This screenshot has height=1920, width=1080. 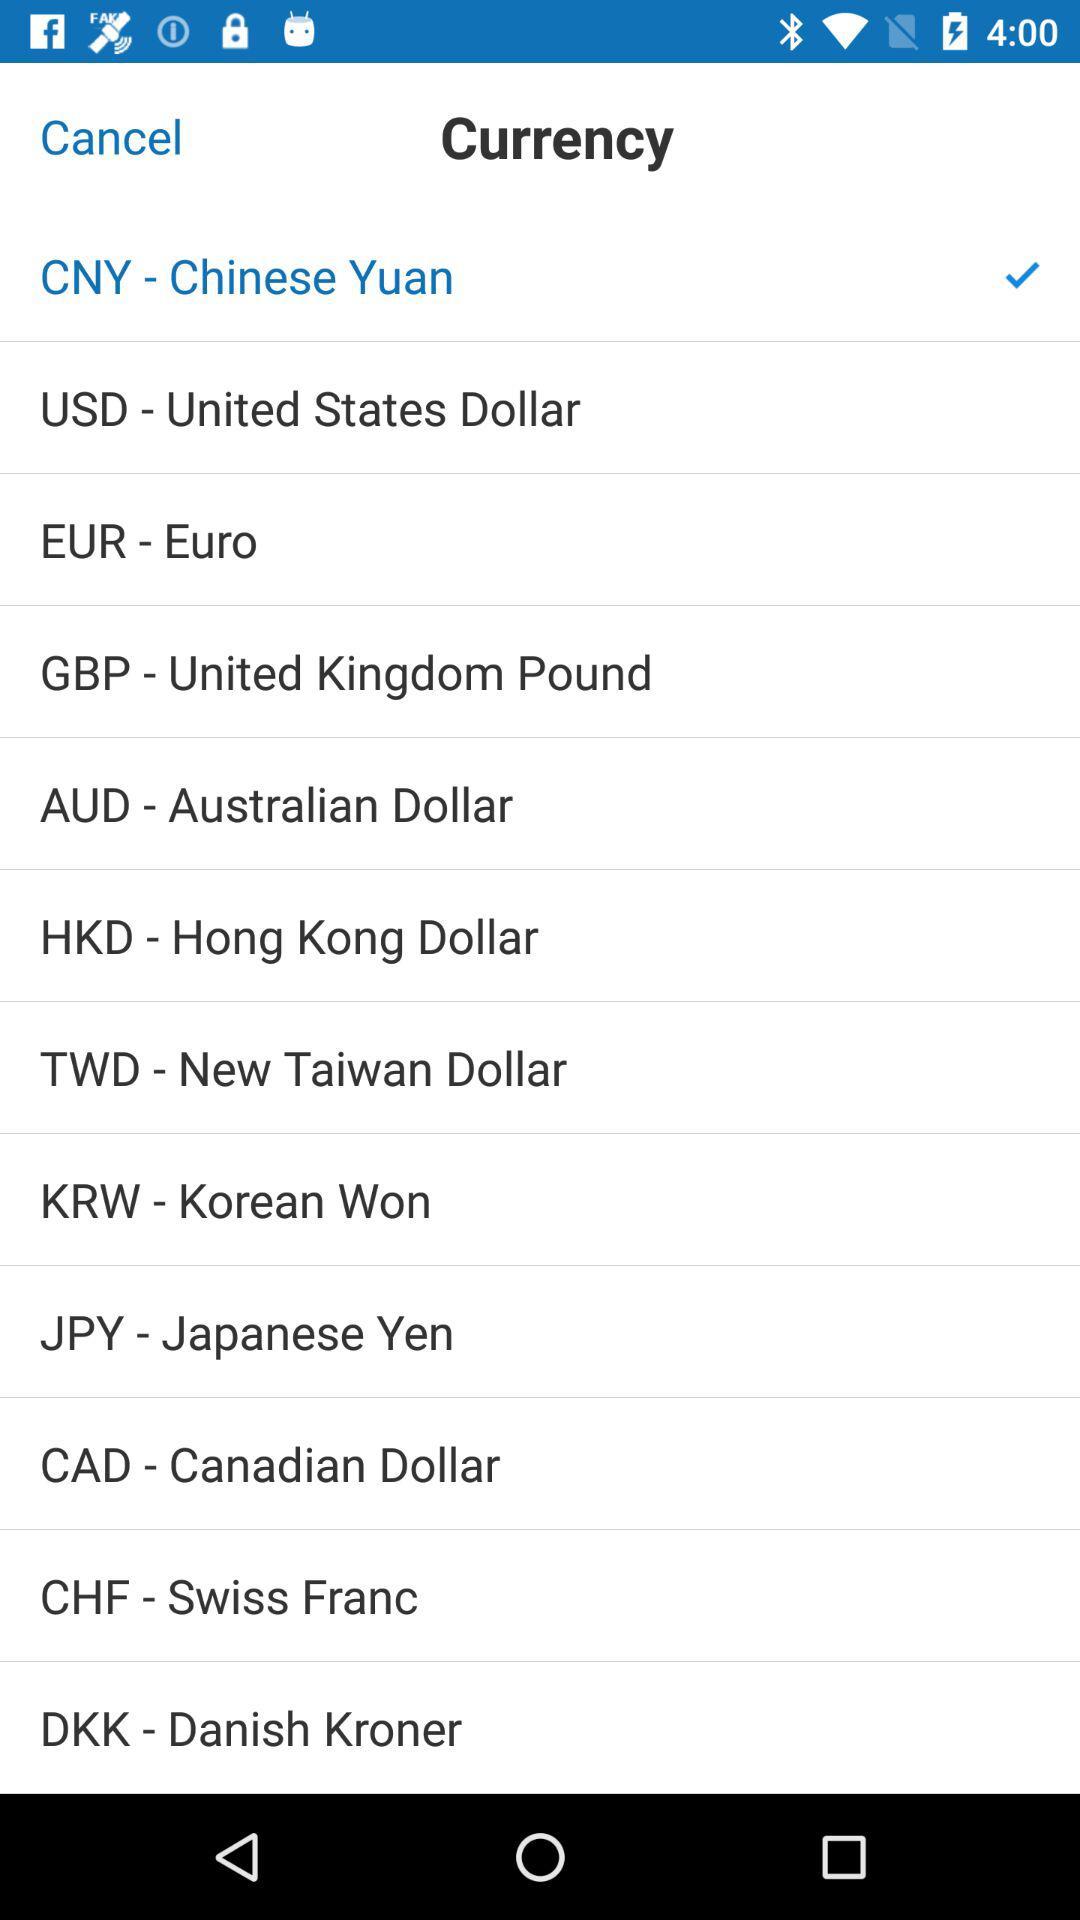 What do you see at coordinates (540, 1726) in the screenshot?
I see `icon below the chf - swiss franc icon` at bounding box center [540, 1726].